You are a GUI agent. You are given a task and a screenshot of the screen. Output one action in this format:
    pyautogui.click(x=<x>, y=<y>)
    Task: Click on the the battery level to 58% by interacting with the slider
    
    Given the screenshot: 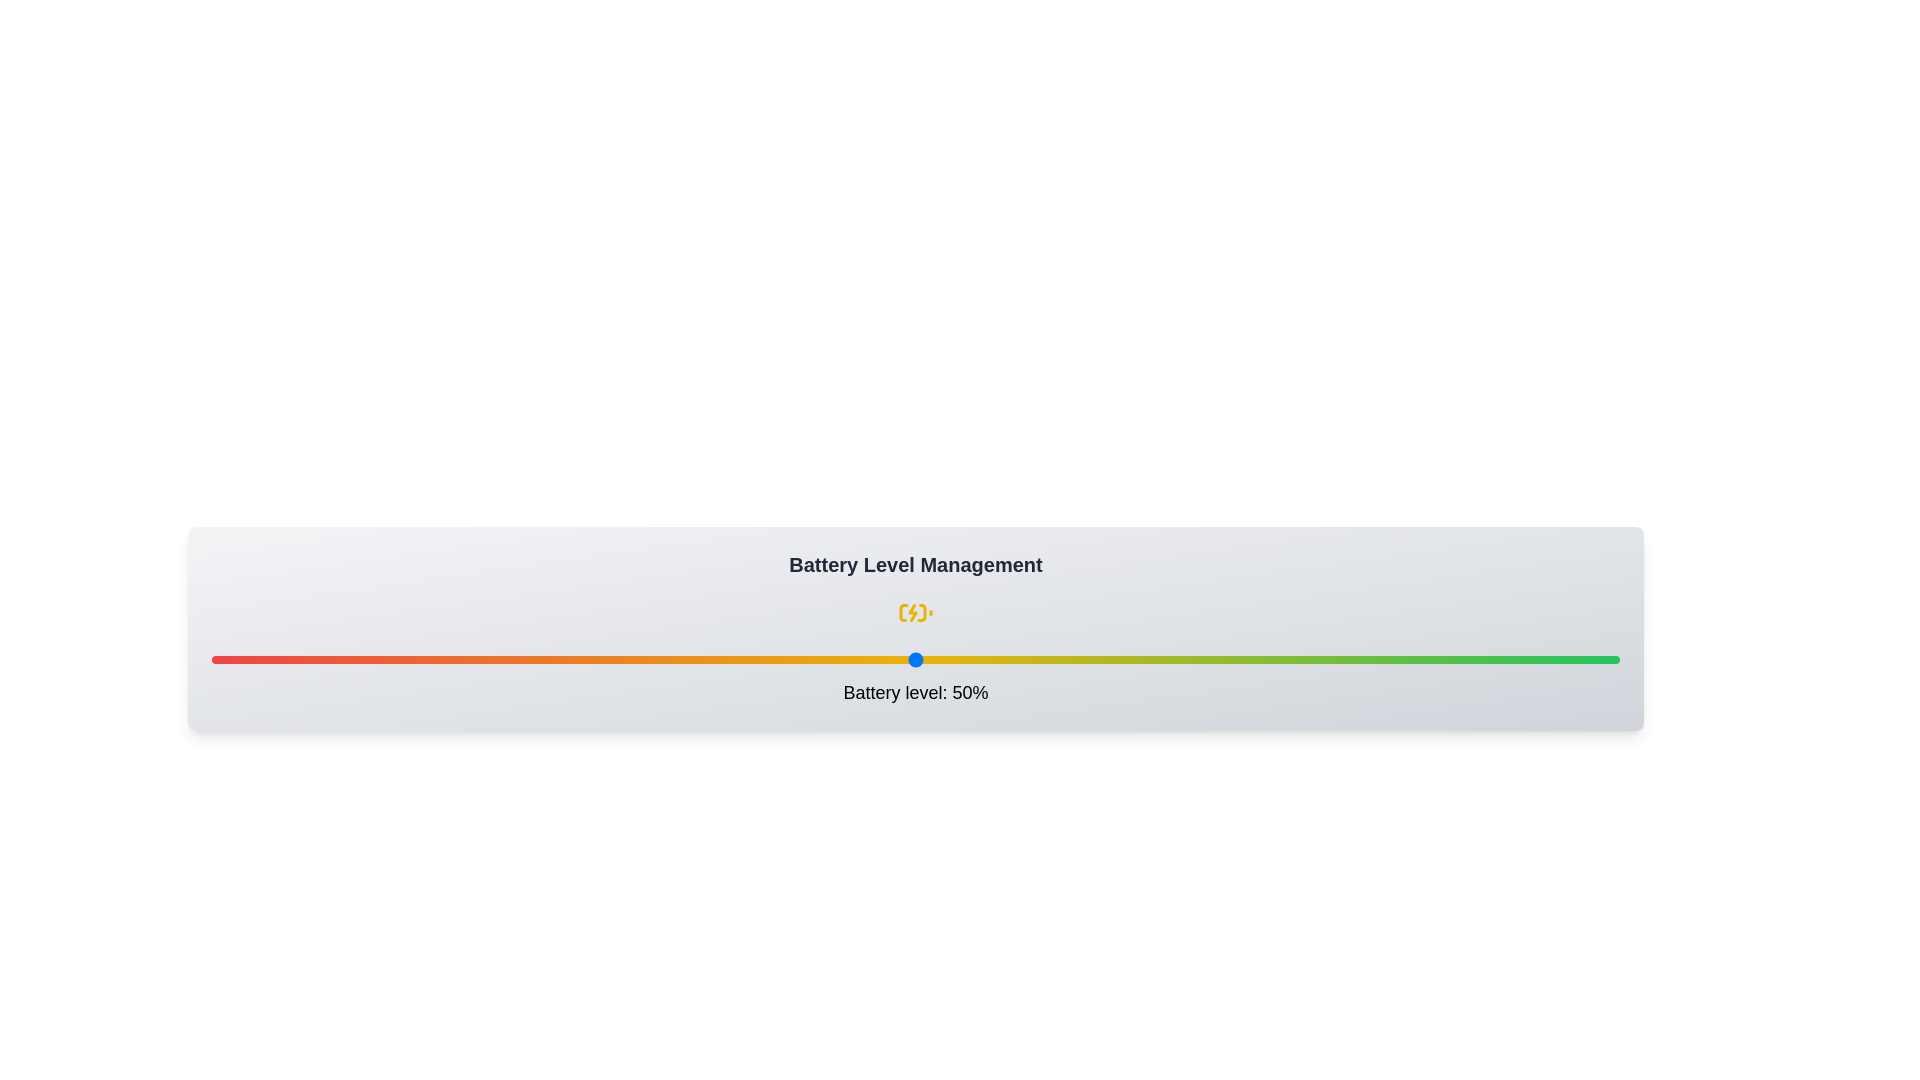 What is the action you would take?
    pyautogui.click(x=1028, y=659)
    